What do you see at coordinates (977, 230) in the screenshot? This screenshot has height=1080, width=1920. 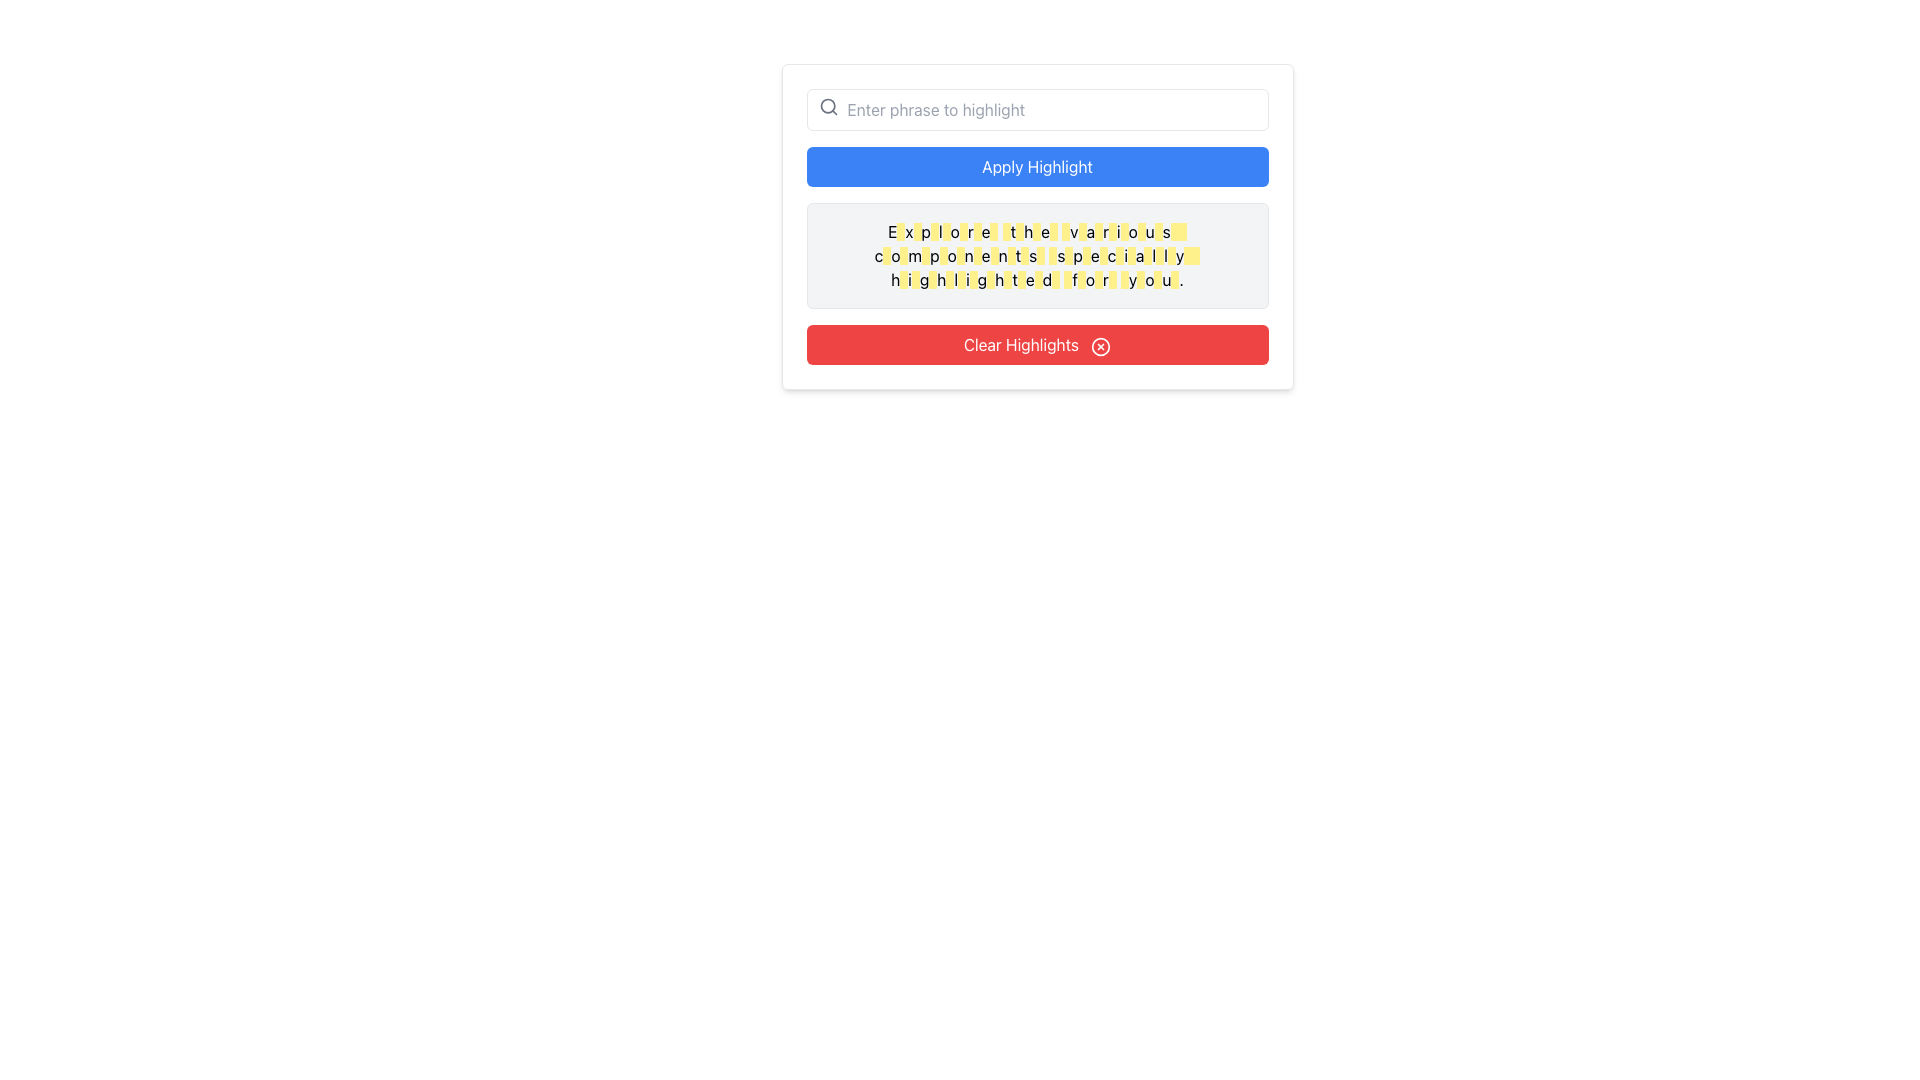 I see `the sixth yellow-highlighted rectangle that highlights the word 'the' in the text 'Explore the various components specially highlighted for you.'` at bounding box center [977, 230].